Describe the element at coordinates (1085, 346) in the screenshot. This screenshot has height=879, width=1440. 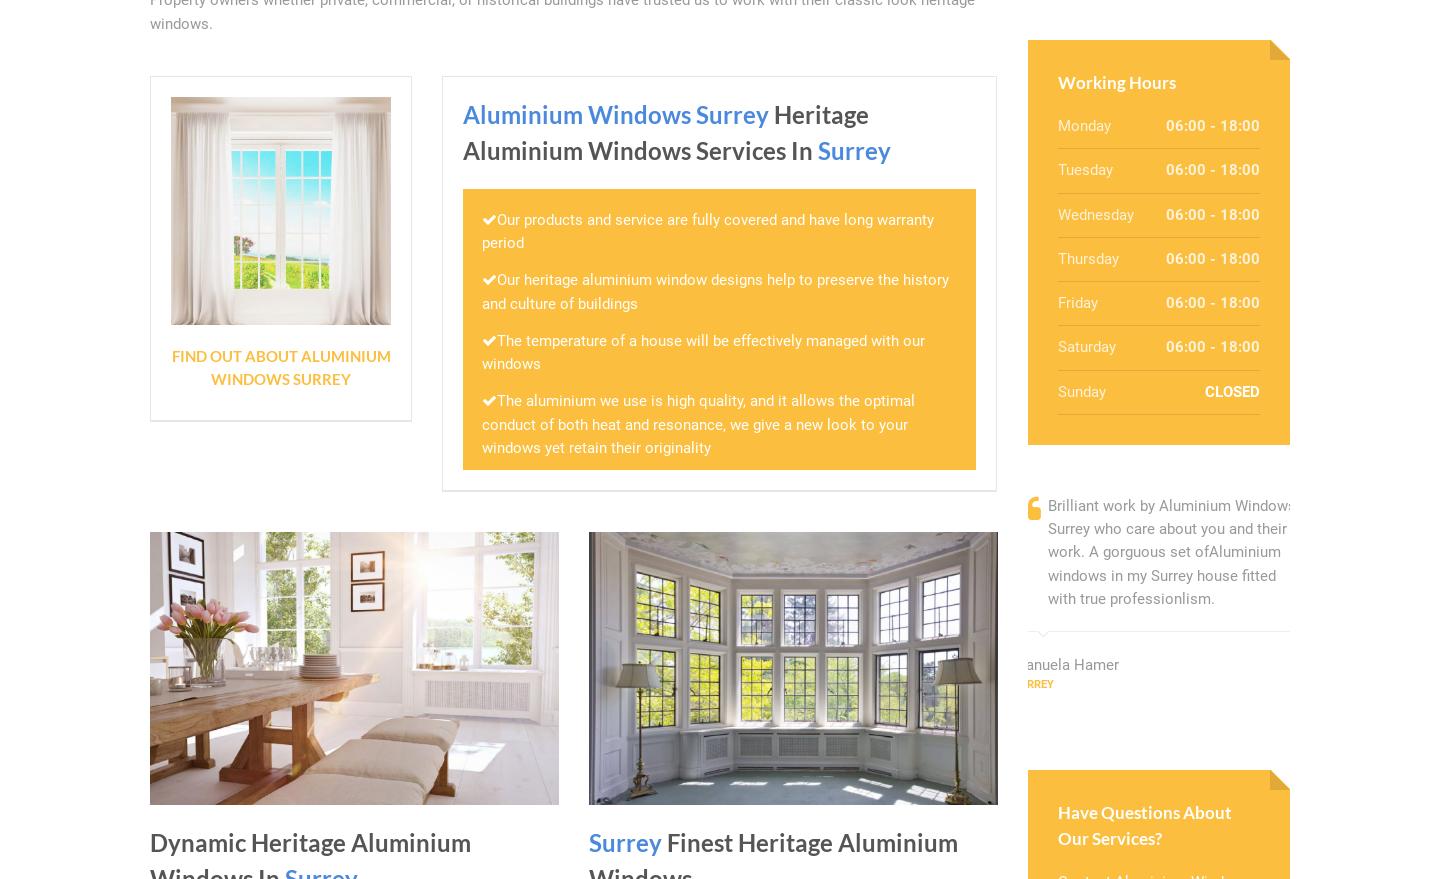
I see `'Saturday'` at that location.